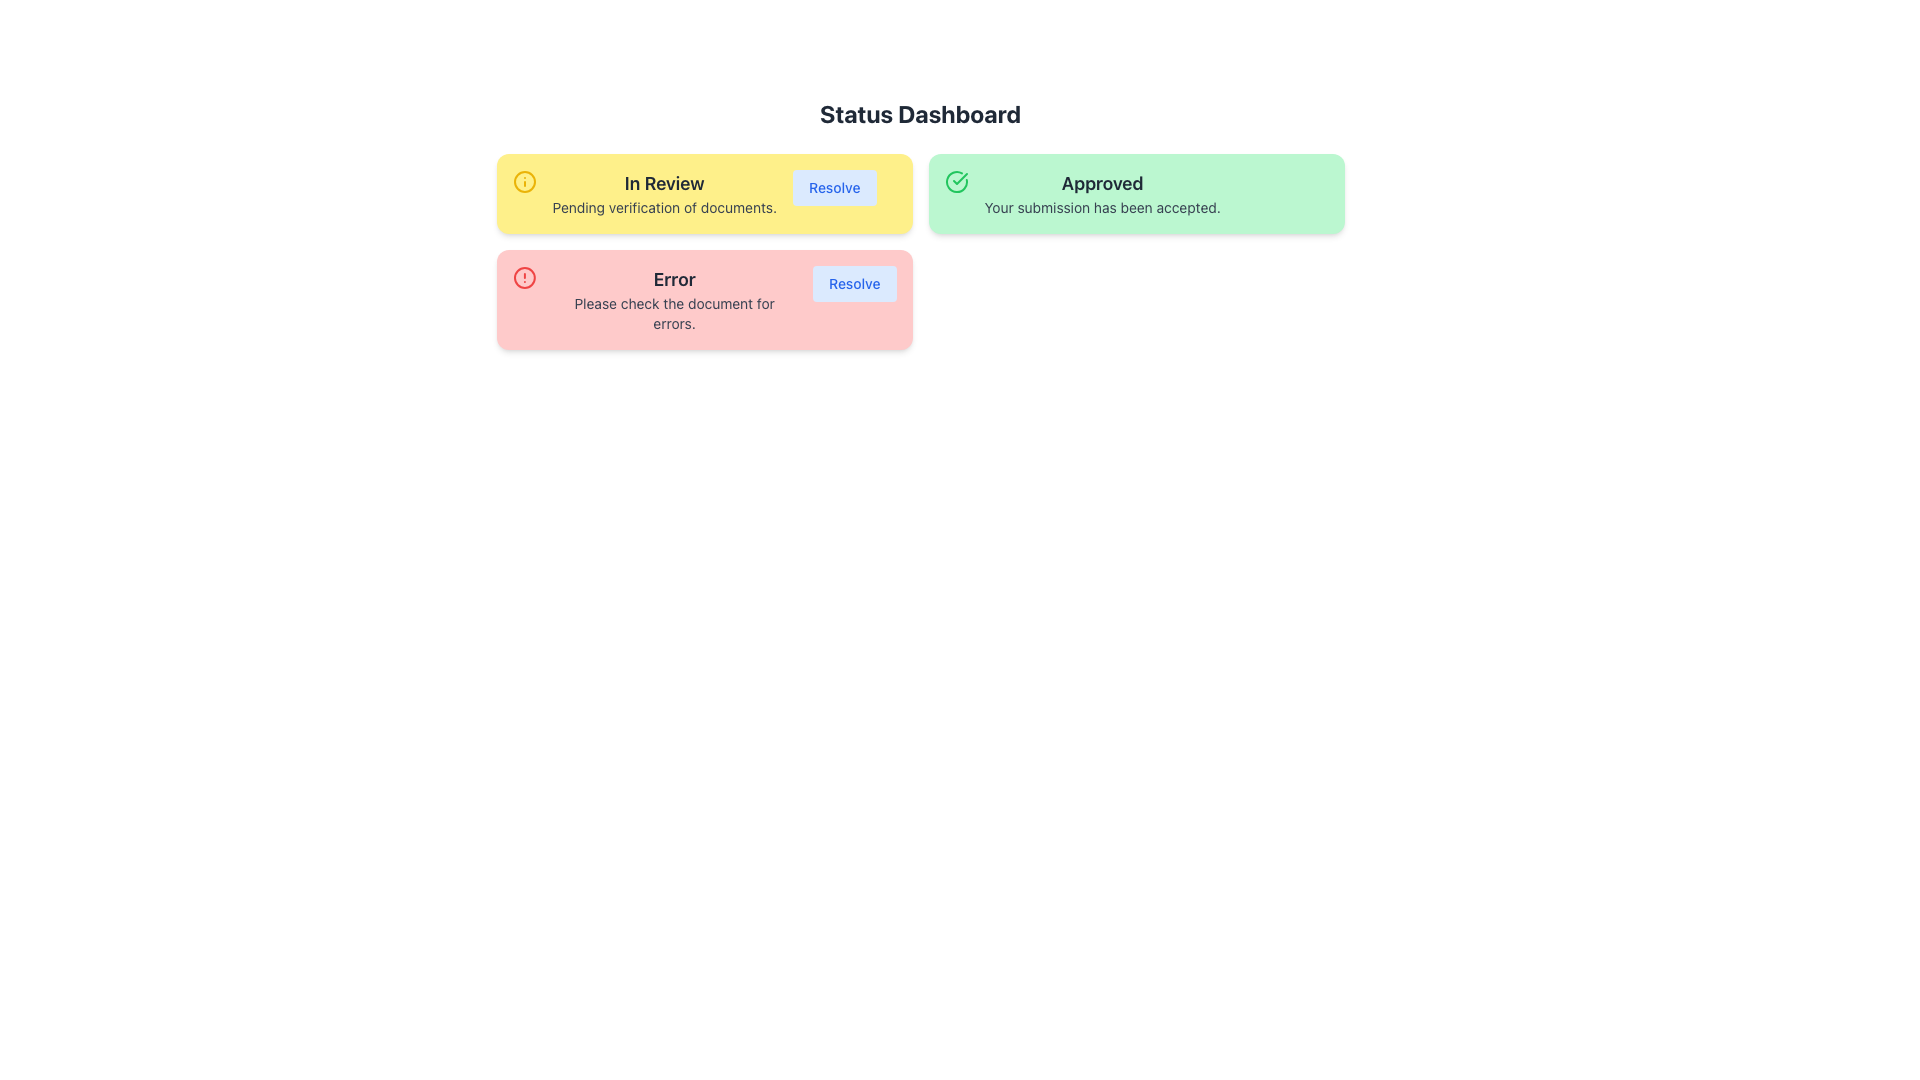 The image size is (1920, 1080). Describe the element at coordinates (664, 208) in the screenshot. I see `the text label indicating that the verification of documents is pending, which is located in the yellow notification box labeled 'In Review.'` at that location.